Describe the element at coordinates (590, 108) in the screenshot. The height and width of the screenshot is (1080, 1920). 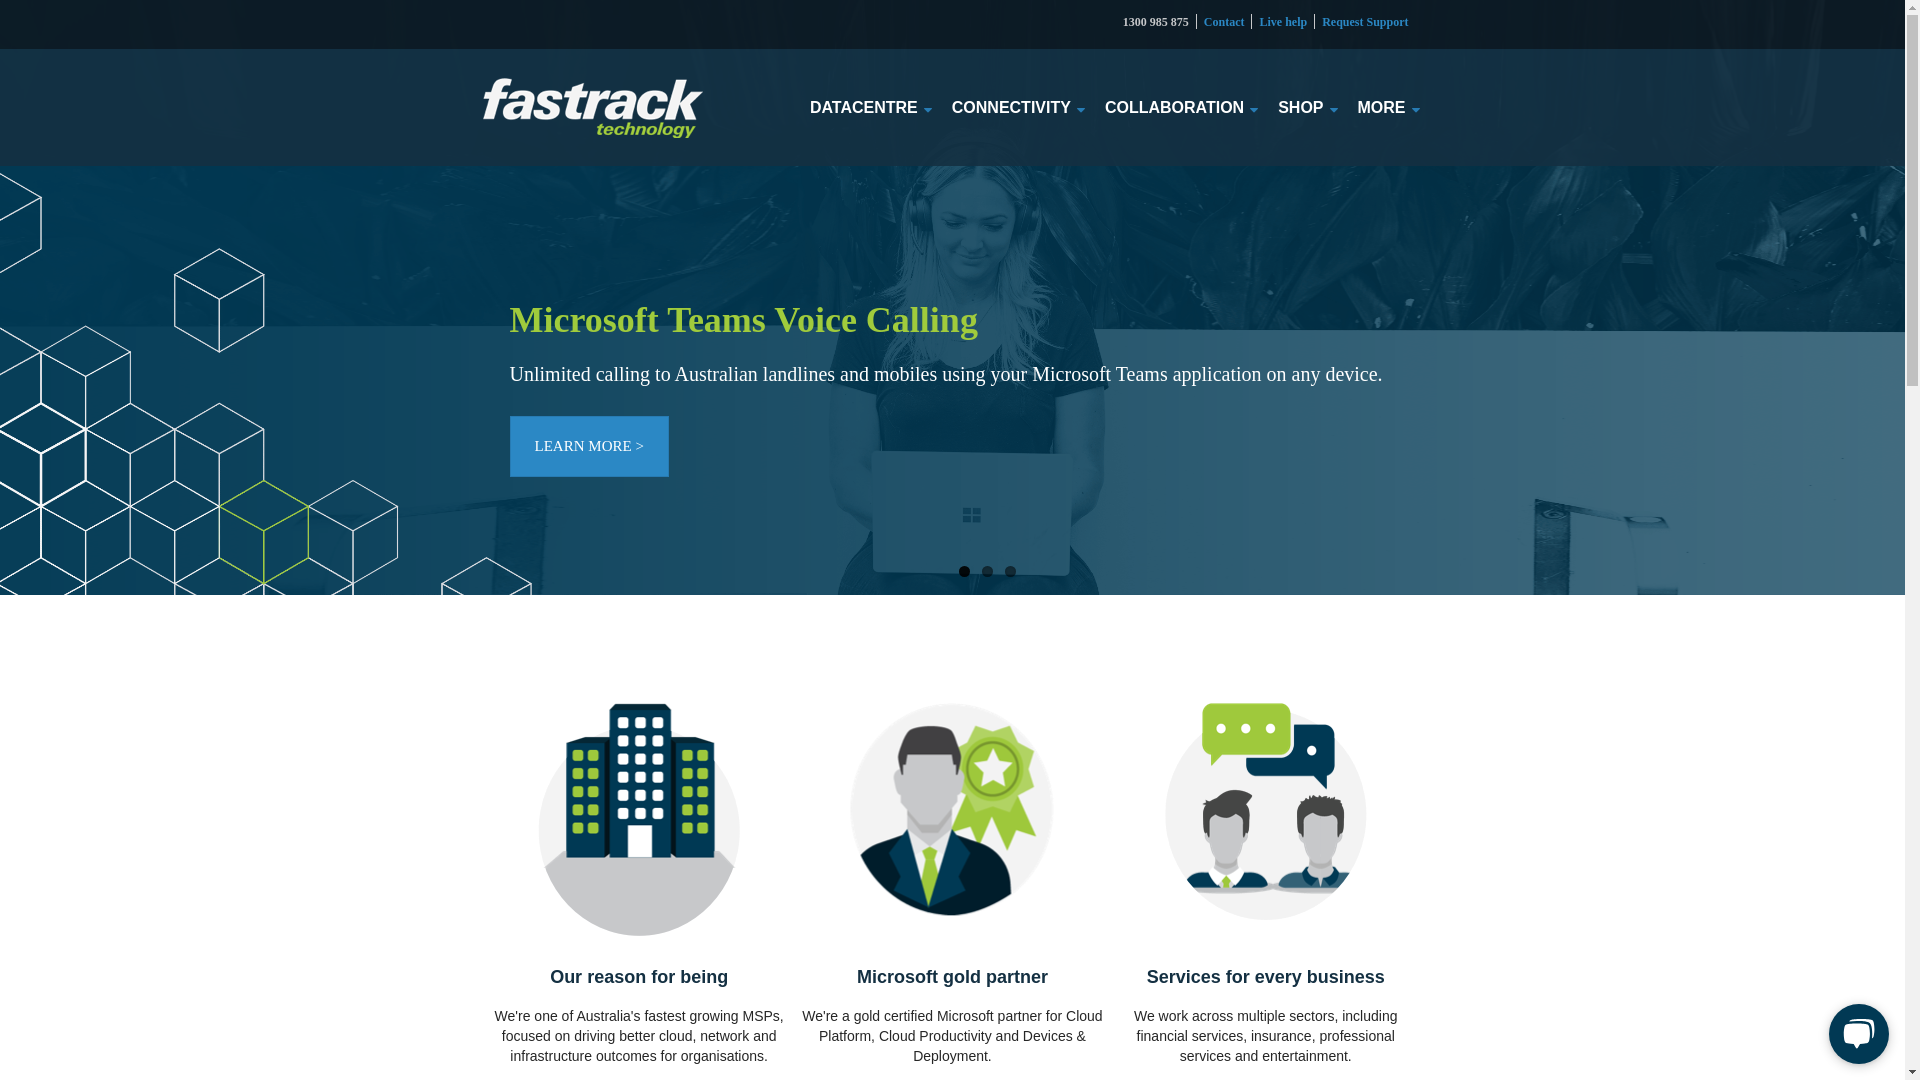
I see `'Logo_dark-bg_300px.png'` at that location.